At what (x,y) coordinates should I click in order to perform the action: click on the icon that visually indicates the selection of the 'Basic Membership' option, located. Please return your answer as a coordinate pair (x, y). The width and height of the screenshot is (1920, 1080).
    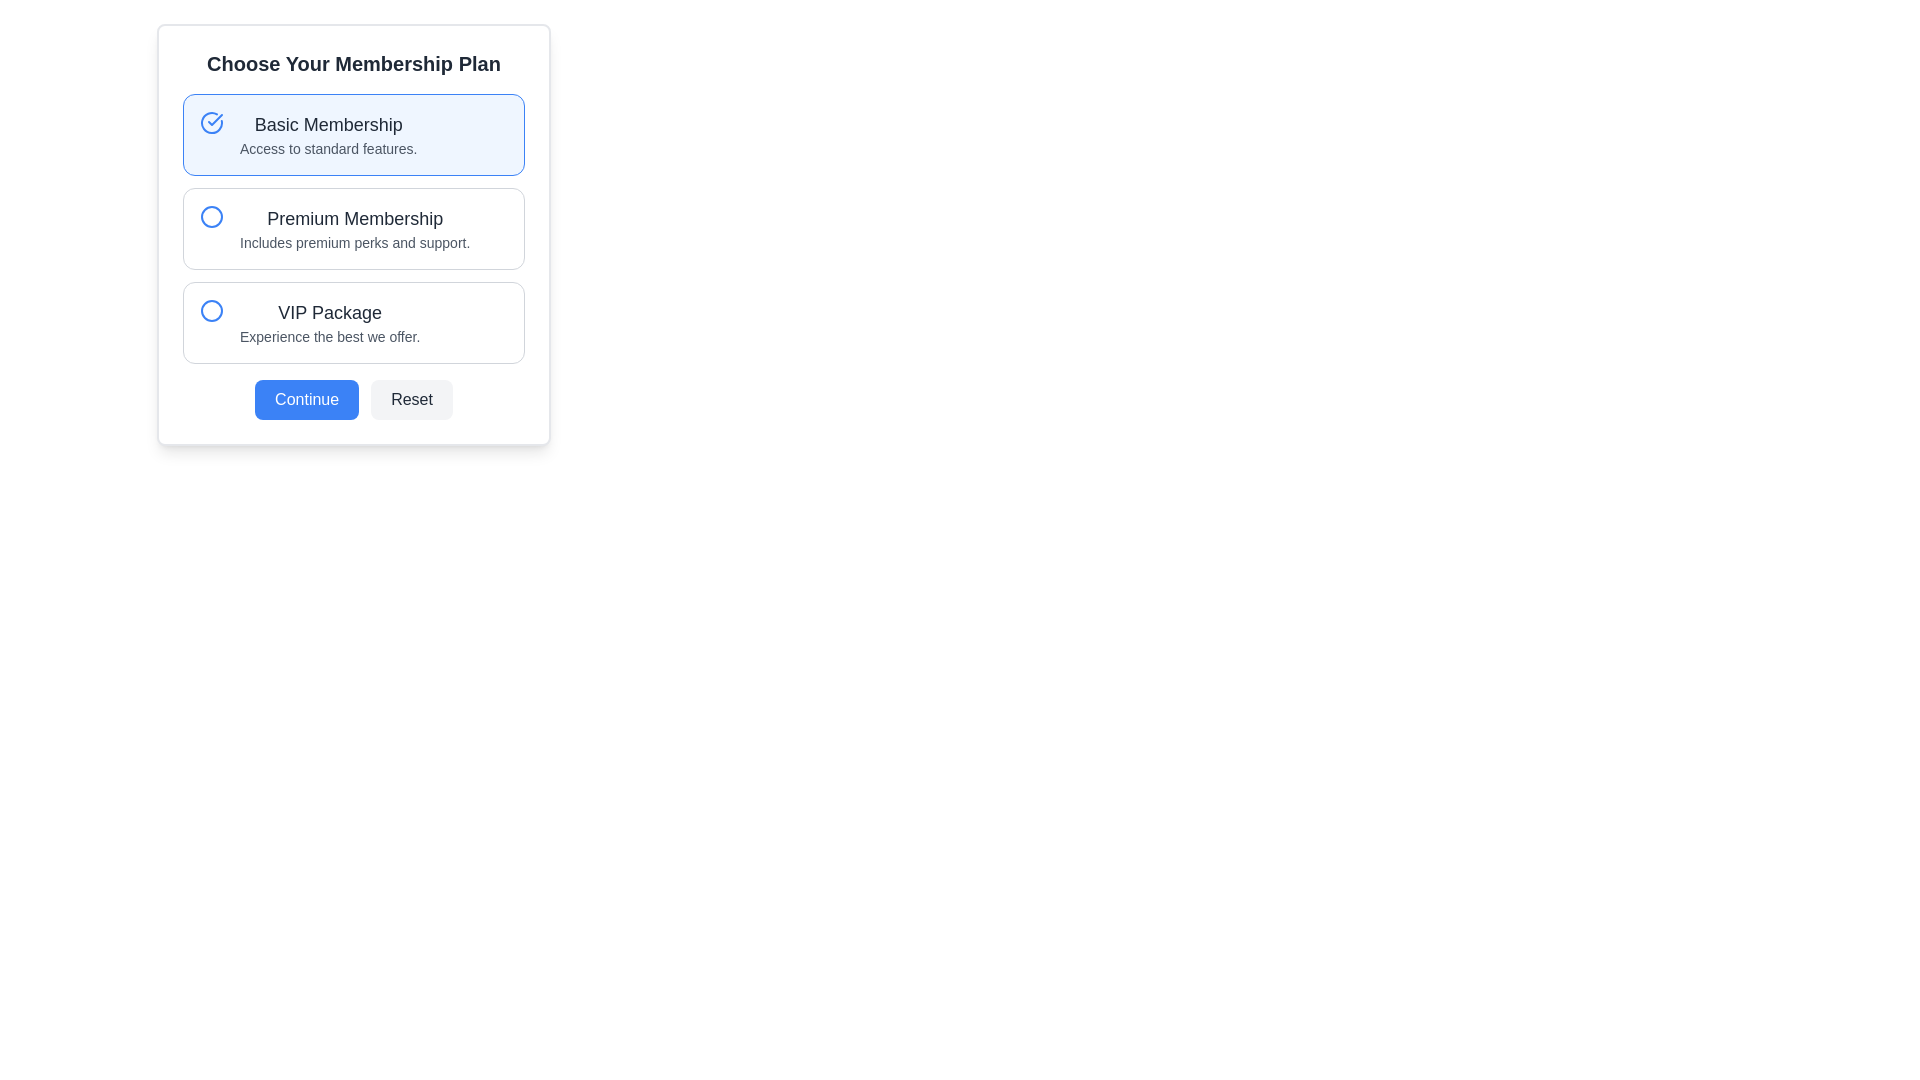
    Looking at the image, I should click on (211, 123).